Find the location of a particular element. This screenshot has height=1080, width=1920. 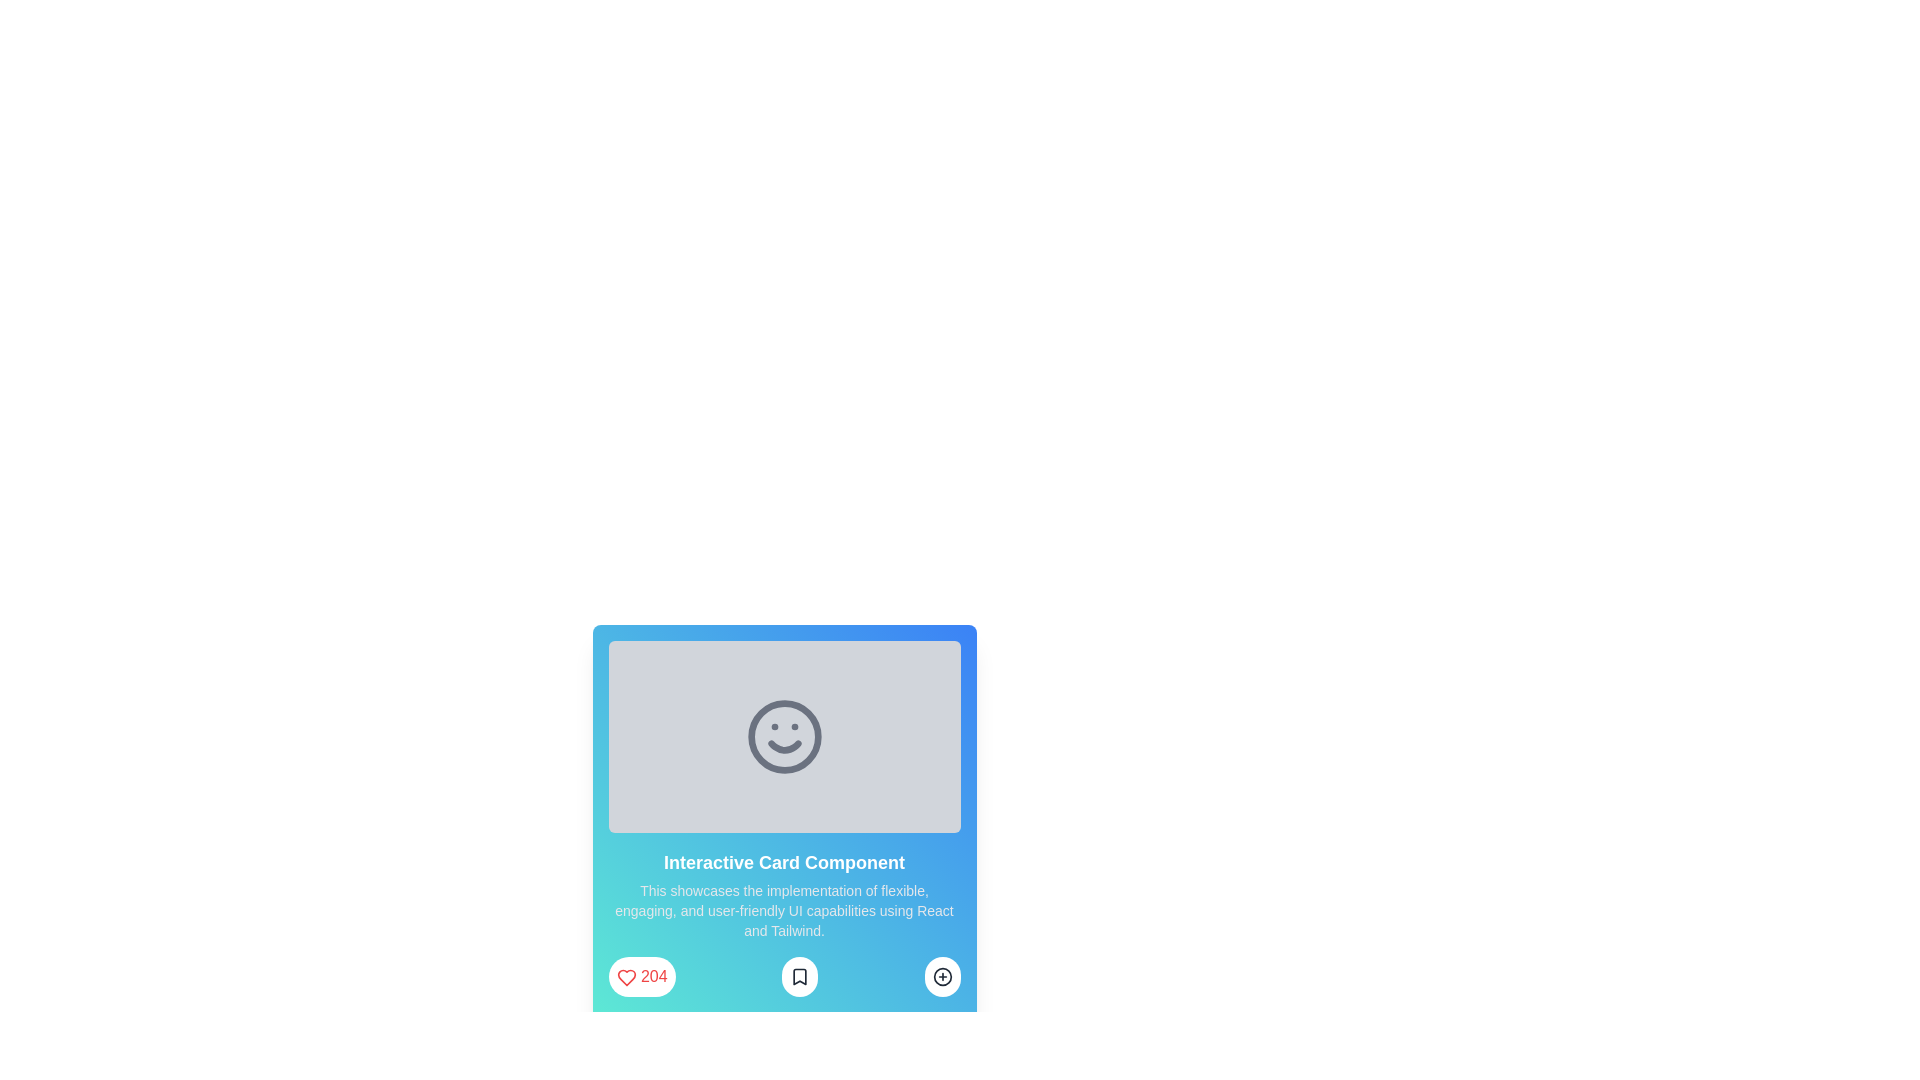

the like button located in the bottom left corner of the card component to express appreciation is located at coordinates (642, 975).